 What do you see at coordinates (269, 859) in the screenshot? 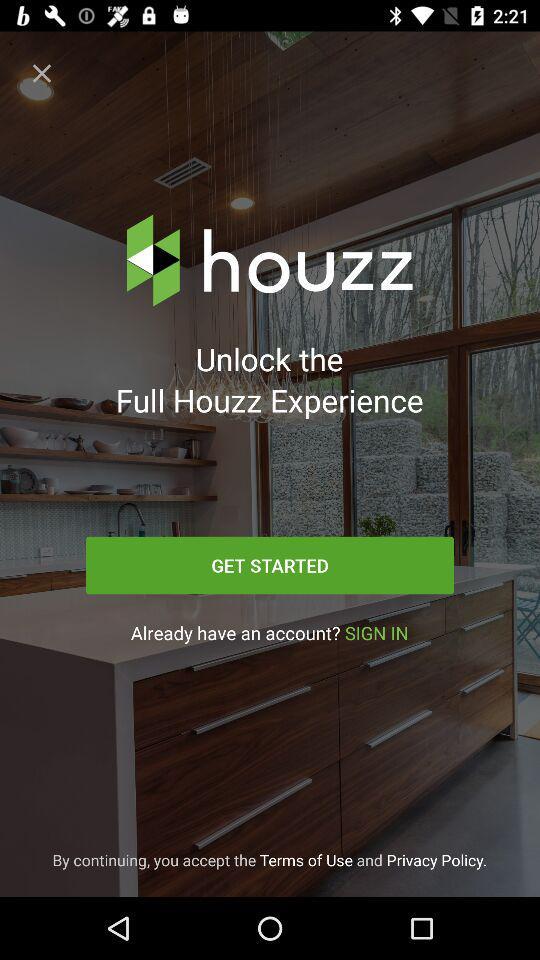
I see `the icon below the already have an icon` at bounding box center [269, 859].